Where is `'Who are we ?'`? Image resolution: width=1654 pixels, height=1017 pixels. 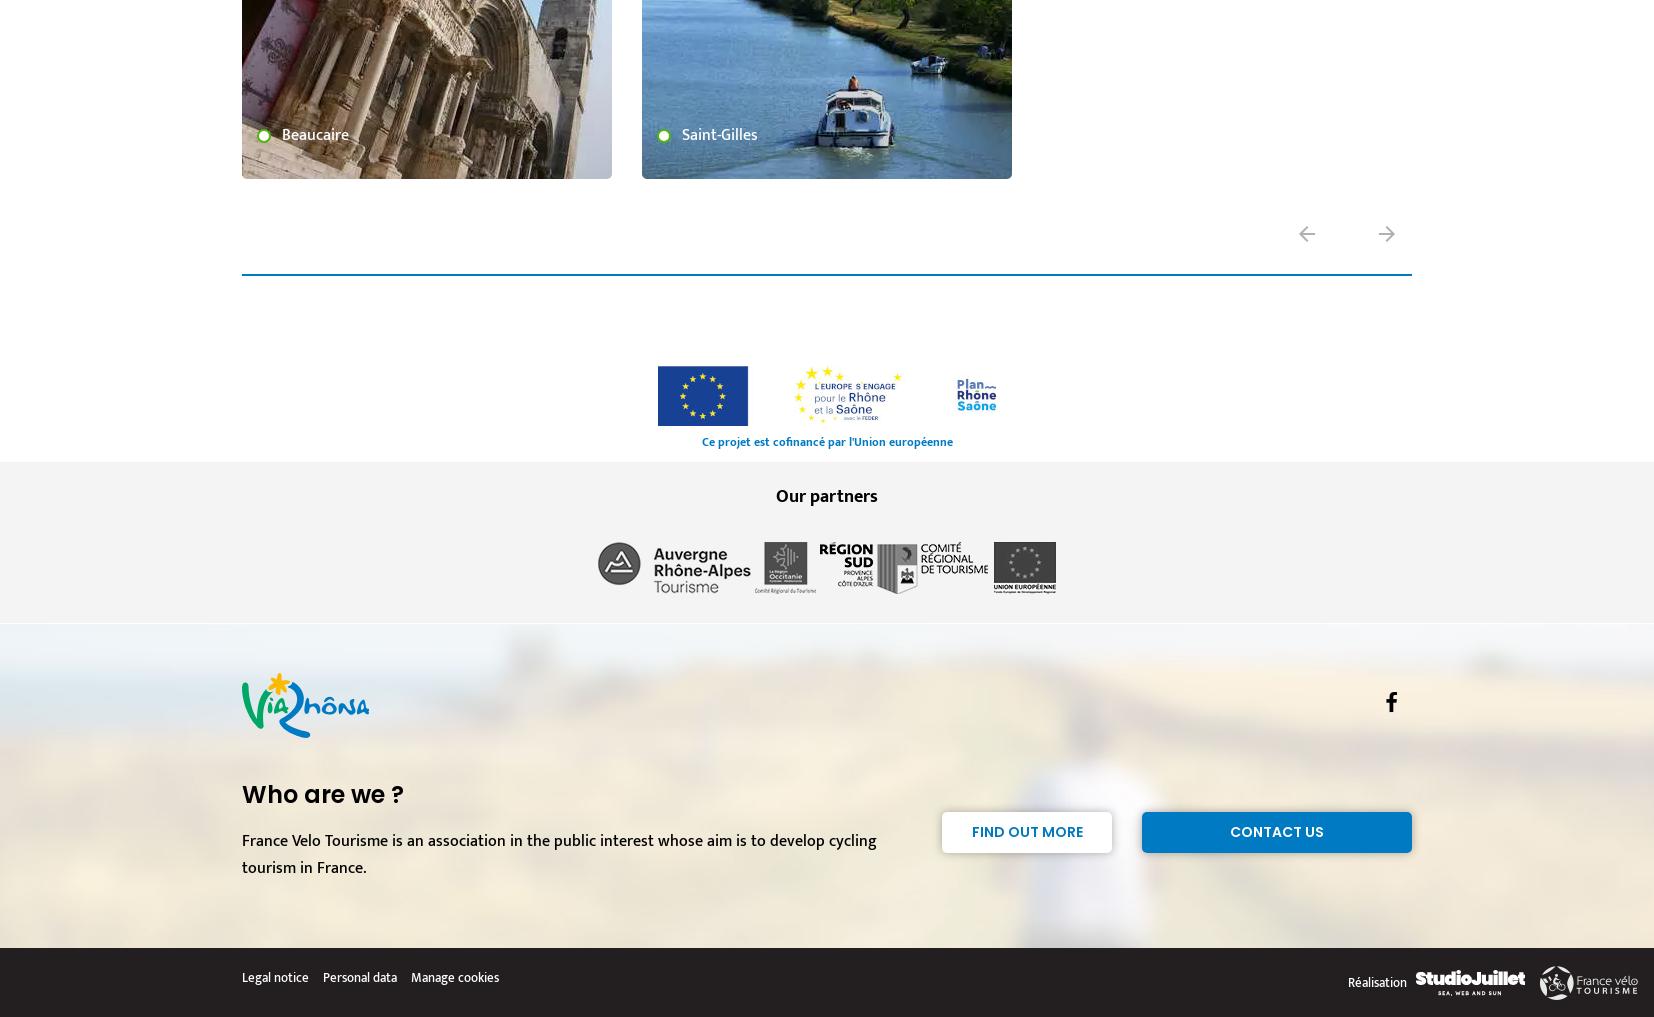 'Who are we ?' is located at coordinates (322, 793).